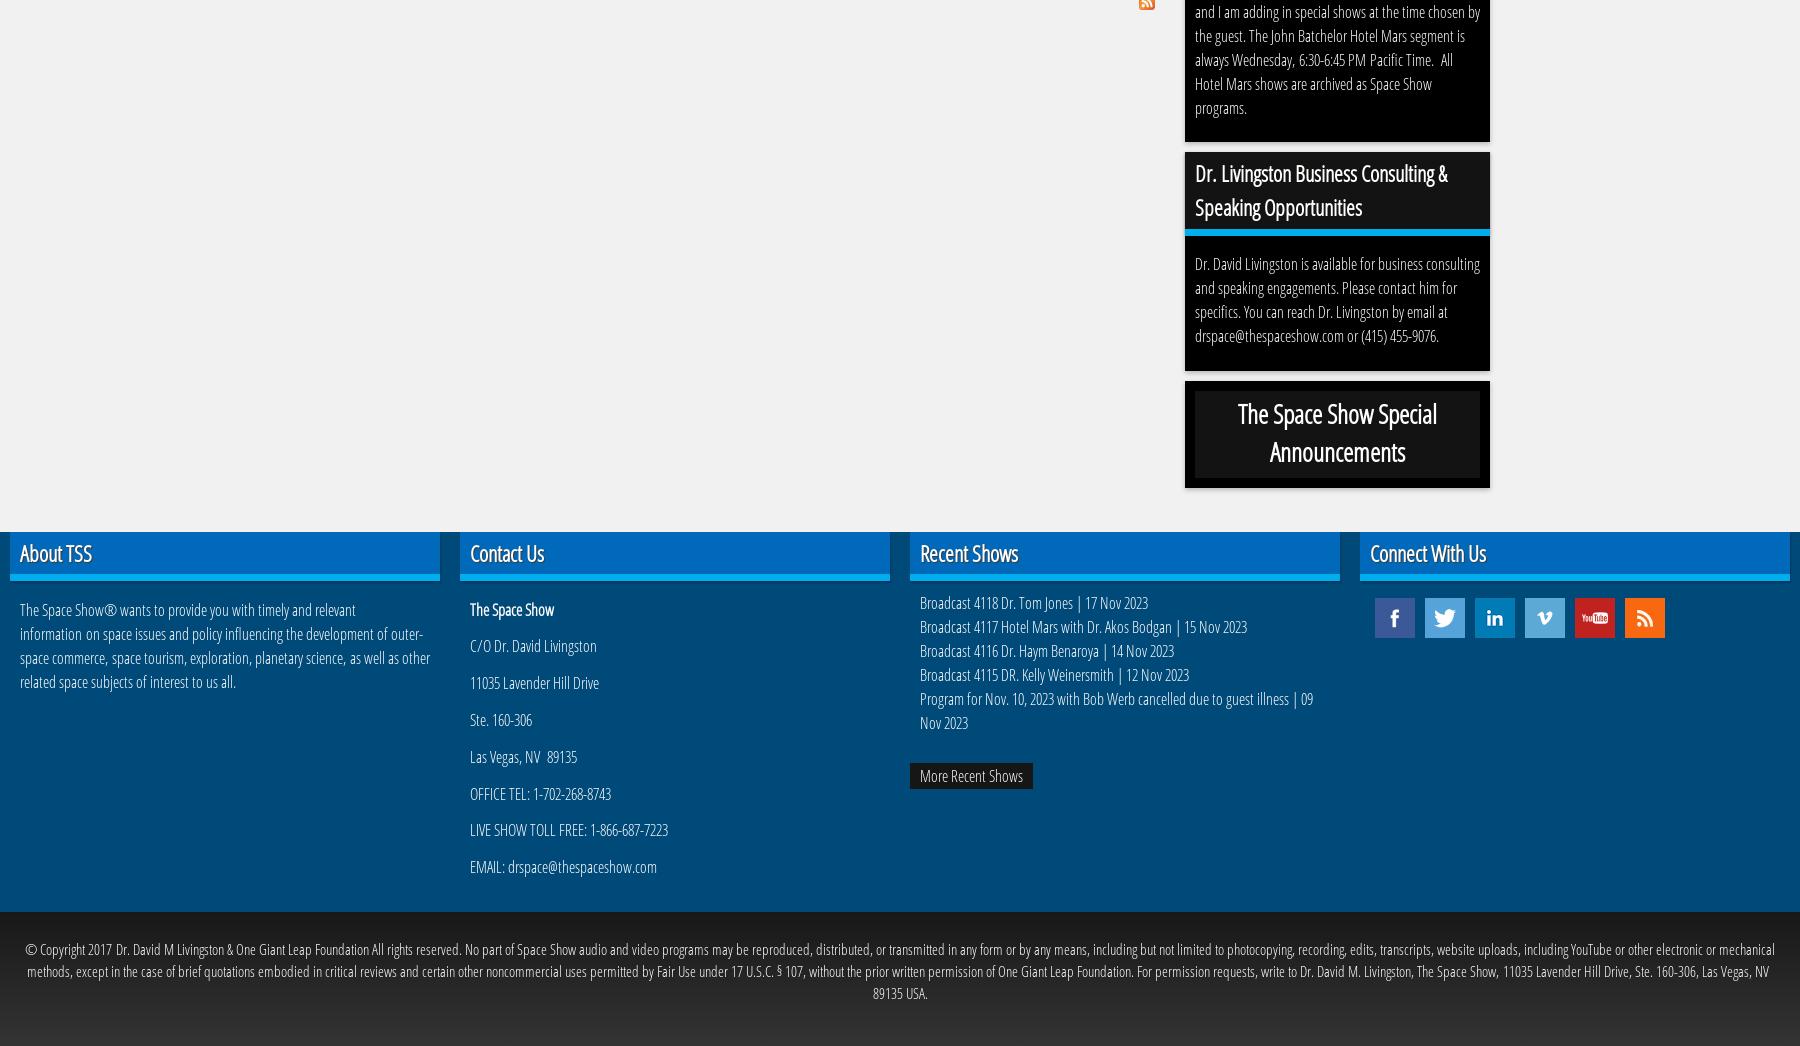  Describe the element at coordinates (1116, 710) in the screenshot. I see `'Program for Nov. 10, 2023 with Bob Werb cancelled due to guest illness | 09 Nov 2023'` at that location.